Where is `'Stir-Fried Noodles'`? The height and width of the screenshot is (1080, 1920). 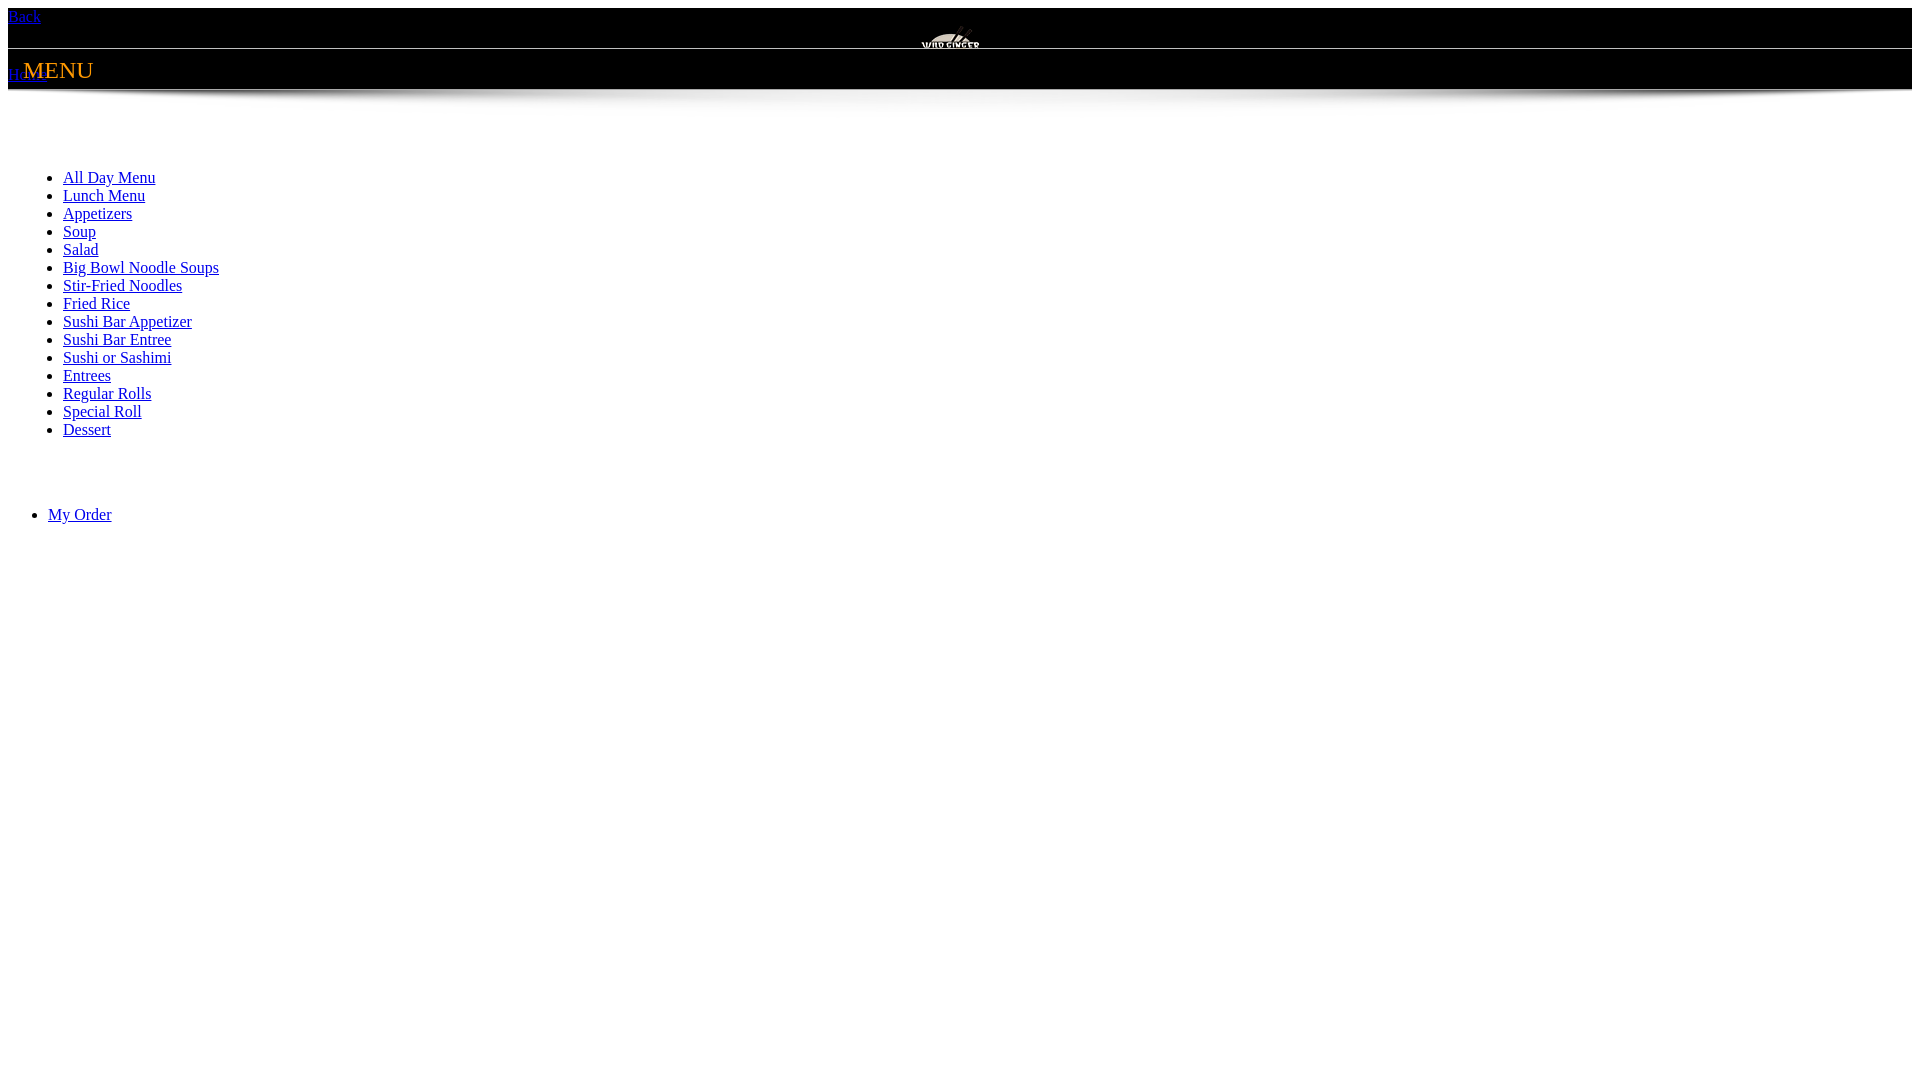
'Stir-Fried Noodles' is located at coordinates (121, 285).